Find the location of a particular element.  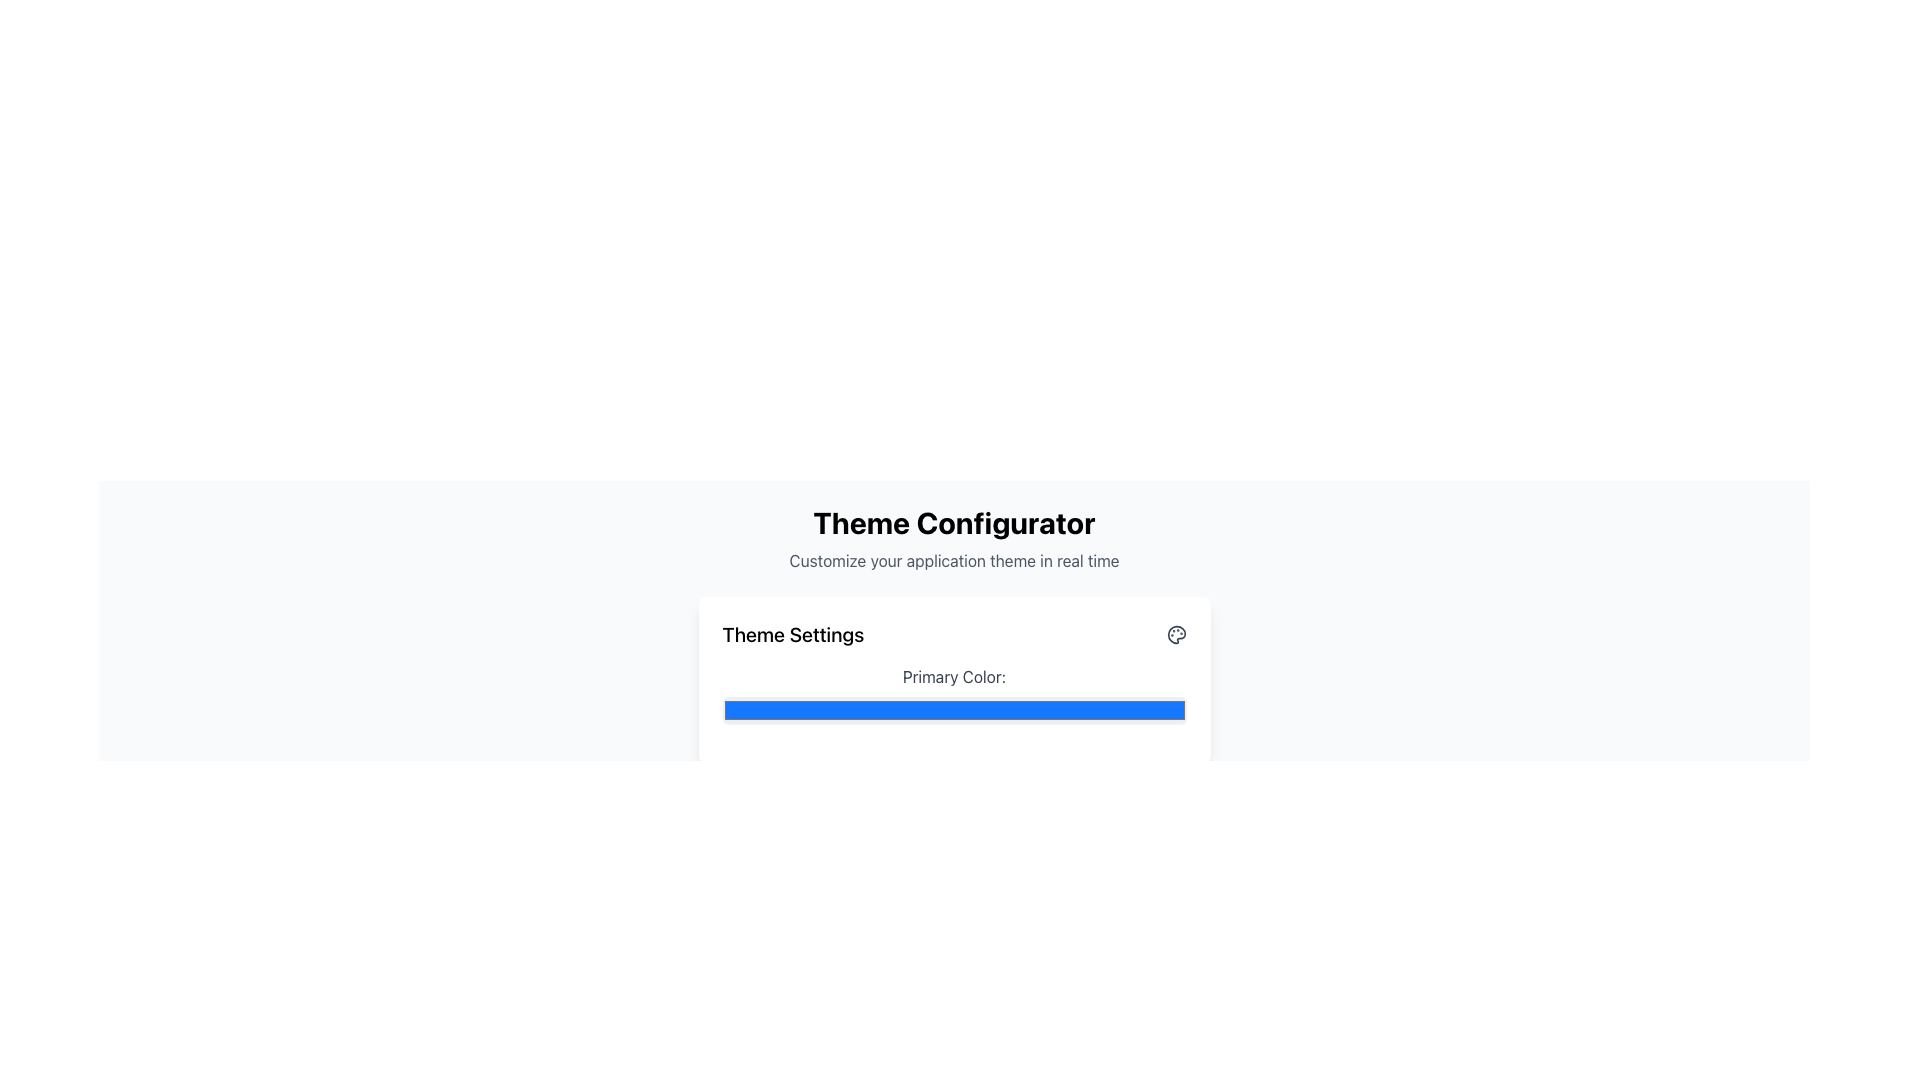

the customization icon located to the right of the 'Theme Settings' text is located at coordinates (1176, 635).